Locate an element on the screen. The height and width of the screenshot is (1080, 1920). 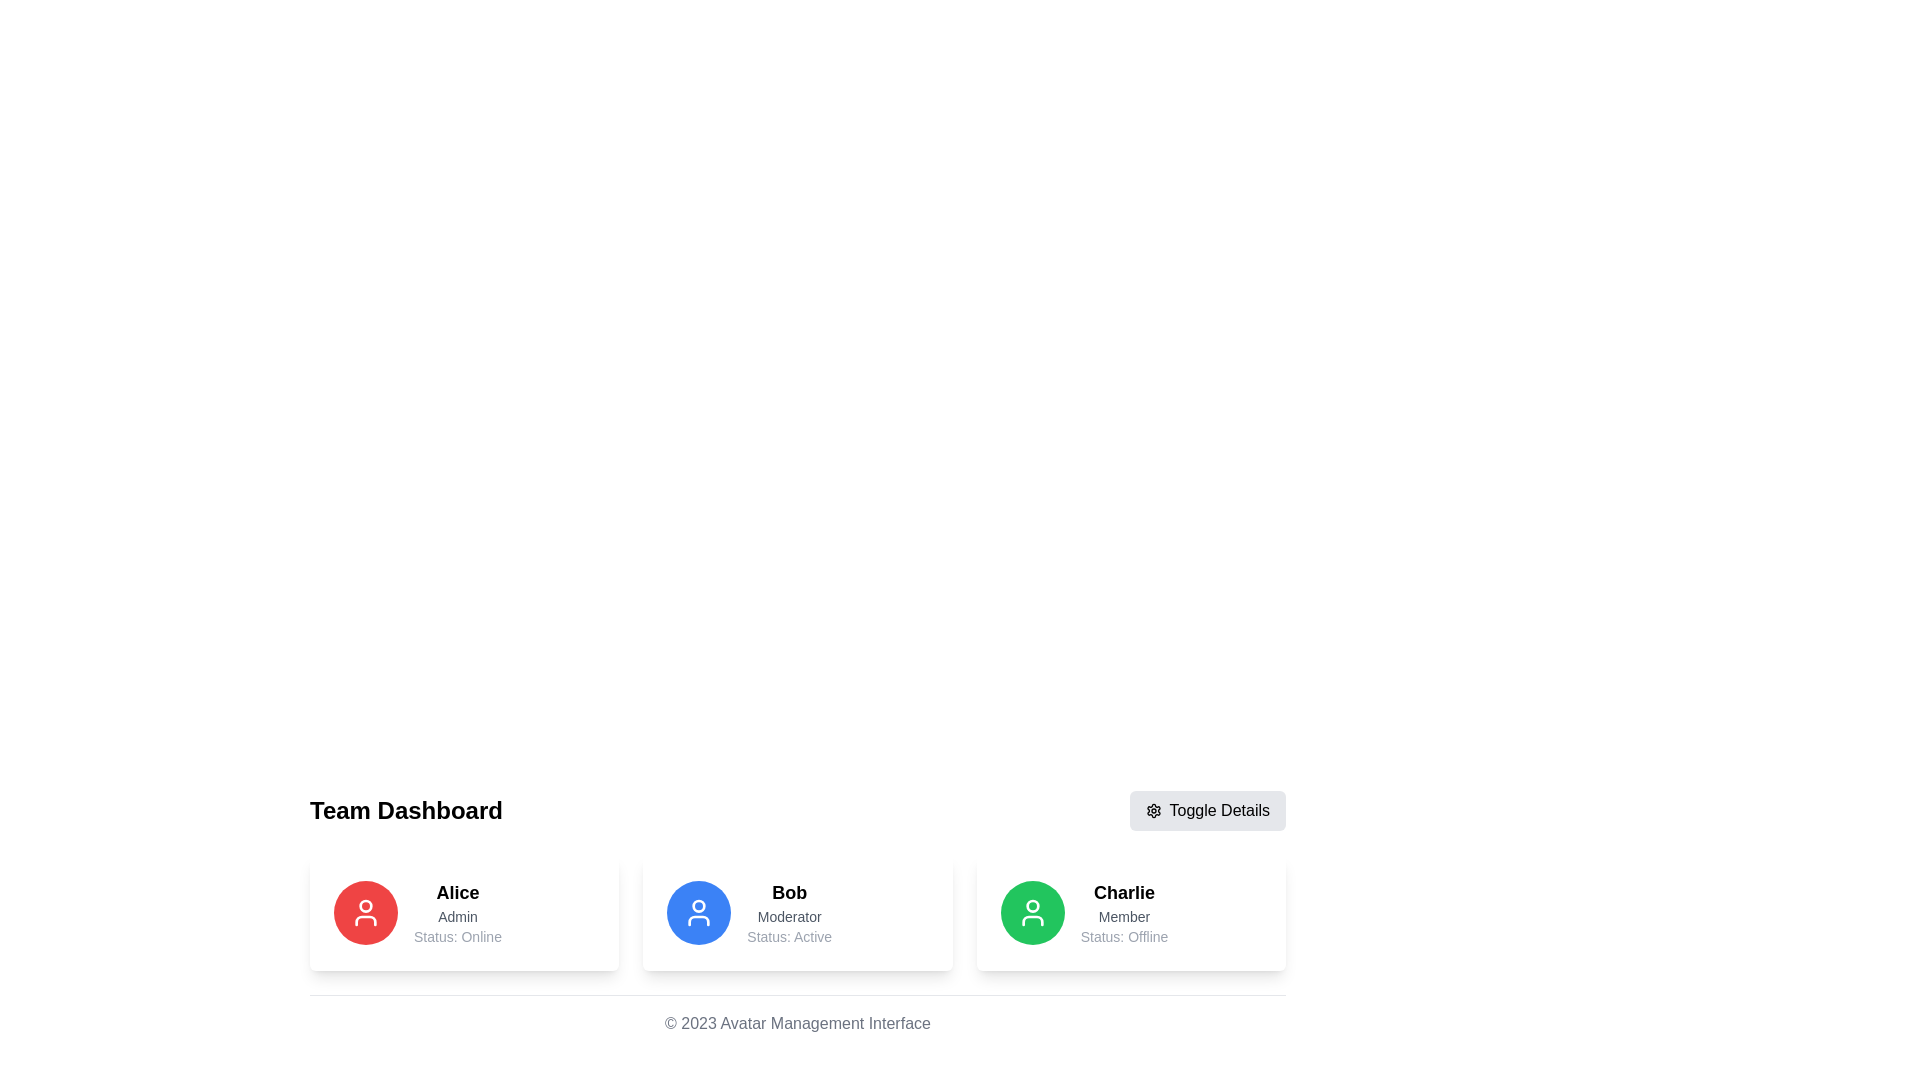
the user information text block located in the first card of the horizontal list of user profiles on the dashboard, which includes a red circular icon on its left side is located at coordinates (456, 913).